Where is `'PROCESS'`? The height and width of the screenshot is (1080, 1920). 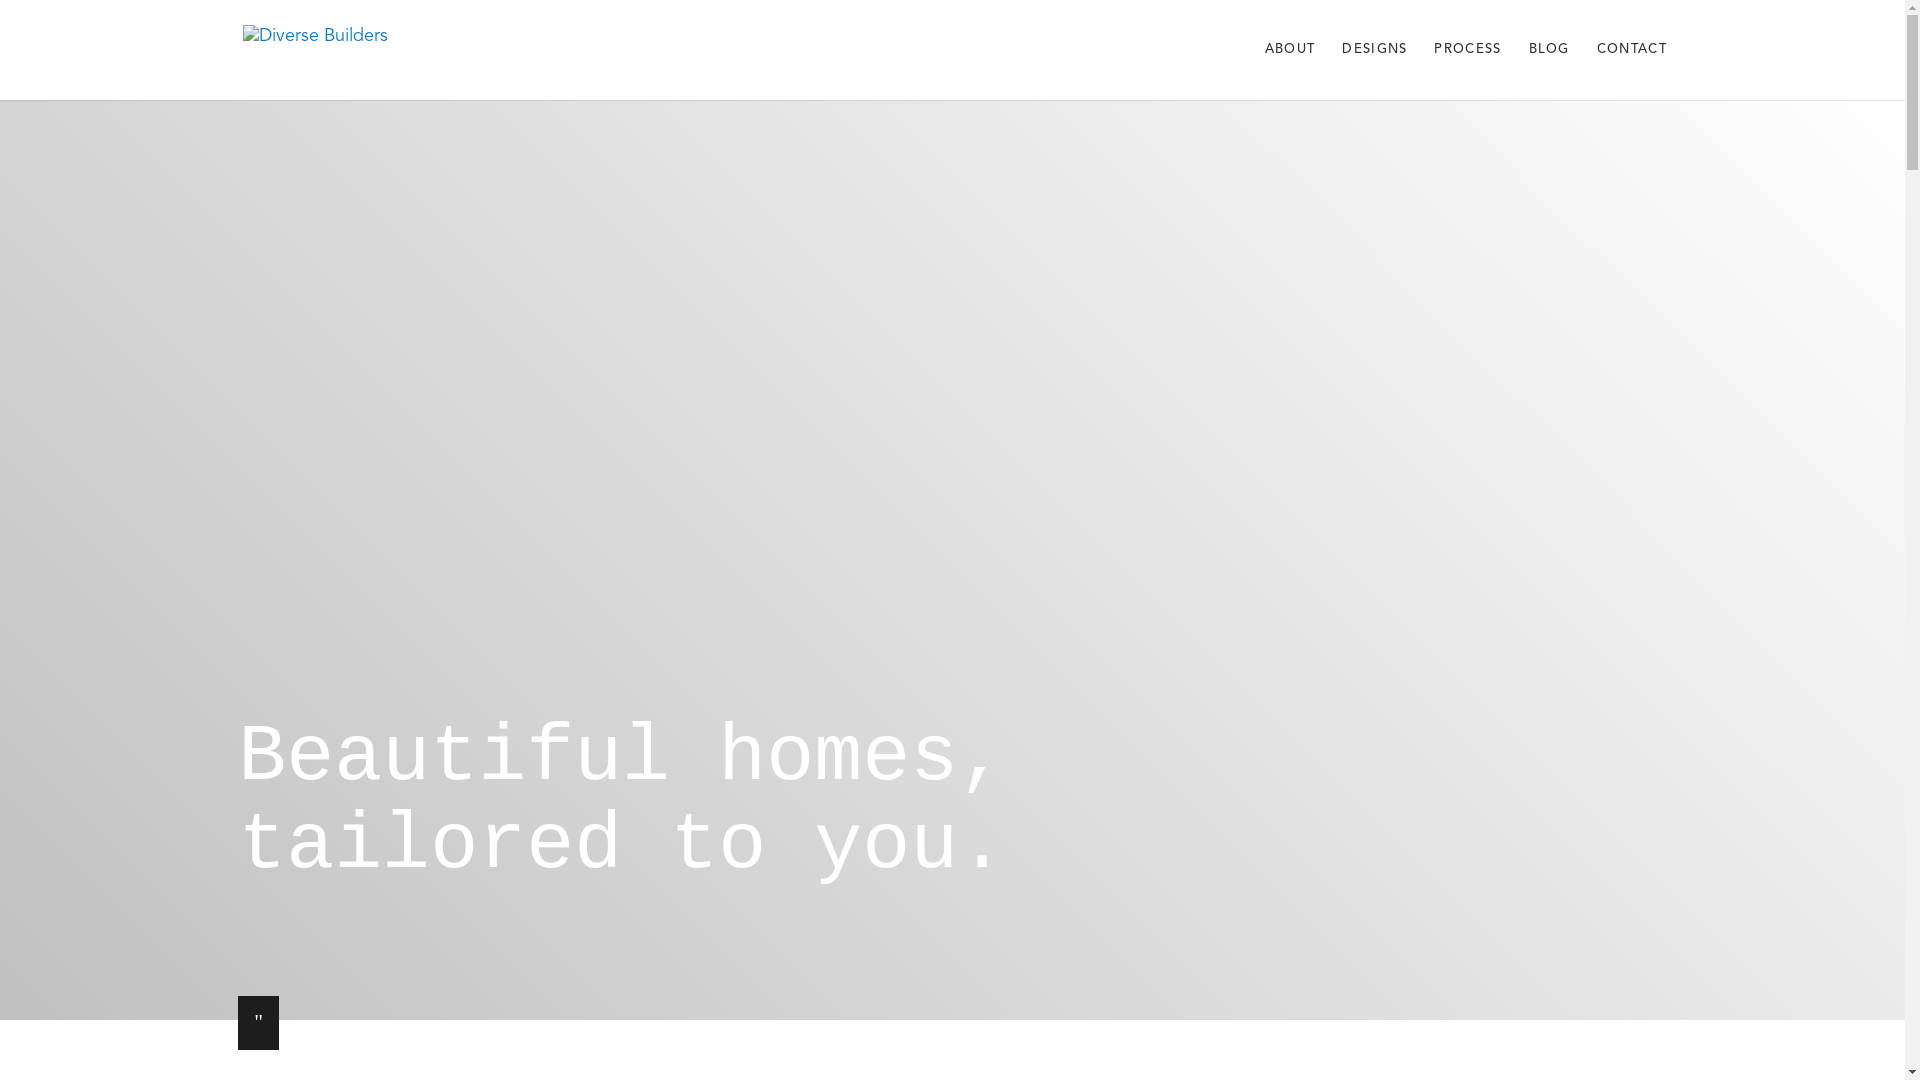 'PROCESS' is located at coordinates (1467, 70).